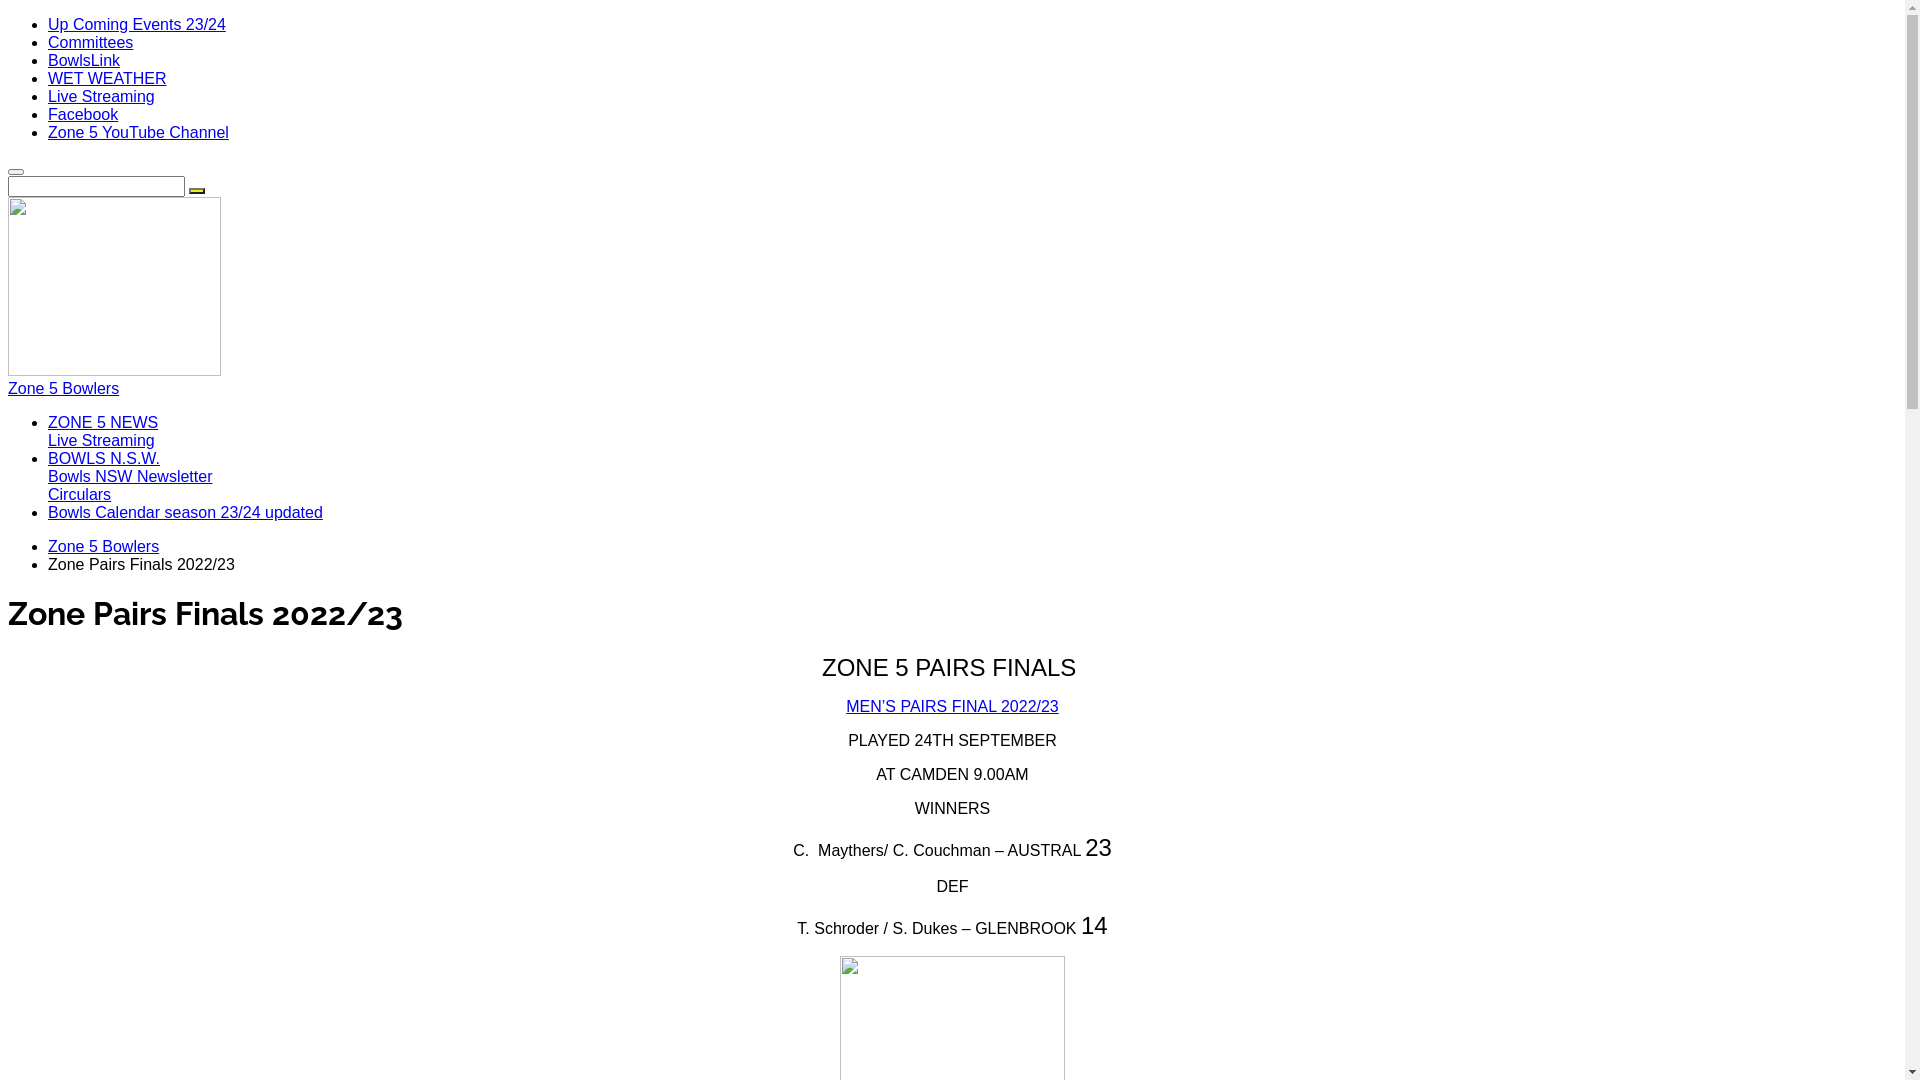 The height and width of the screenshot is (1080, 1920). I want to click on 'Bowls Calendar season 23/24 updated', so click(185, 511).